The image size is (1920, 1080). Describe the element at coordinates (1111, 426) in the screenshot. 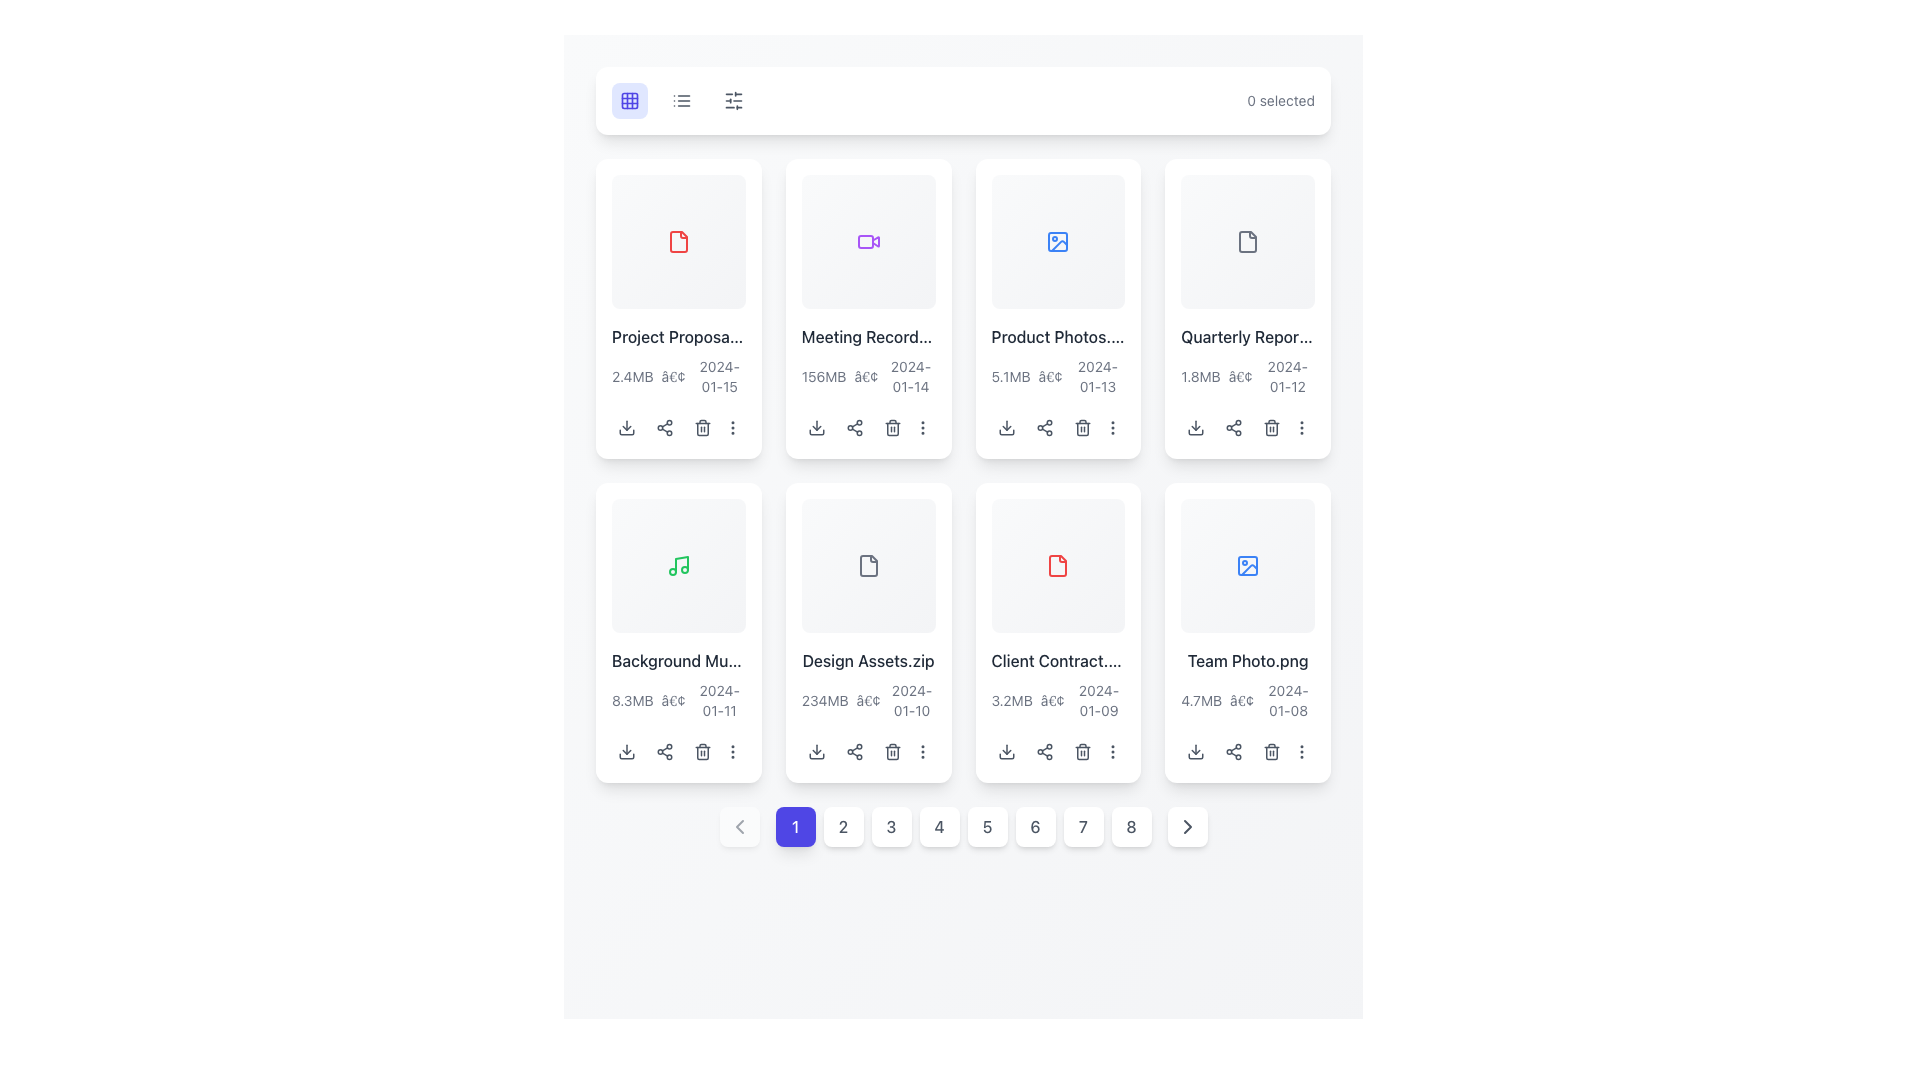

I see `the icon button at the end of the action icons below the 'Product Photos.jpg' card` at that location.